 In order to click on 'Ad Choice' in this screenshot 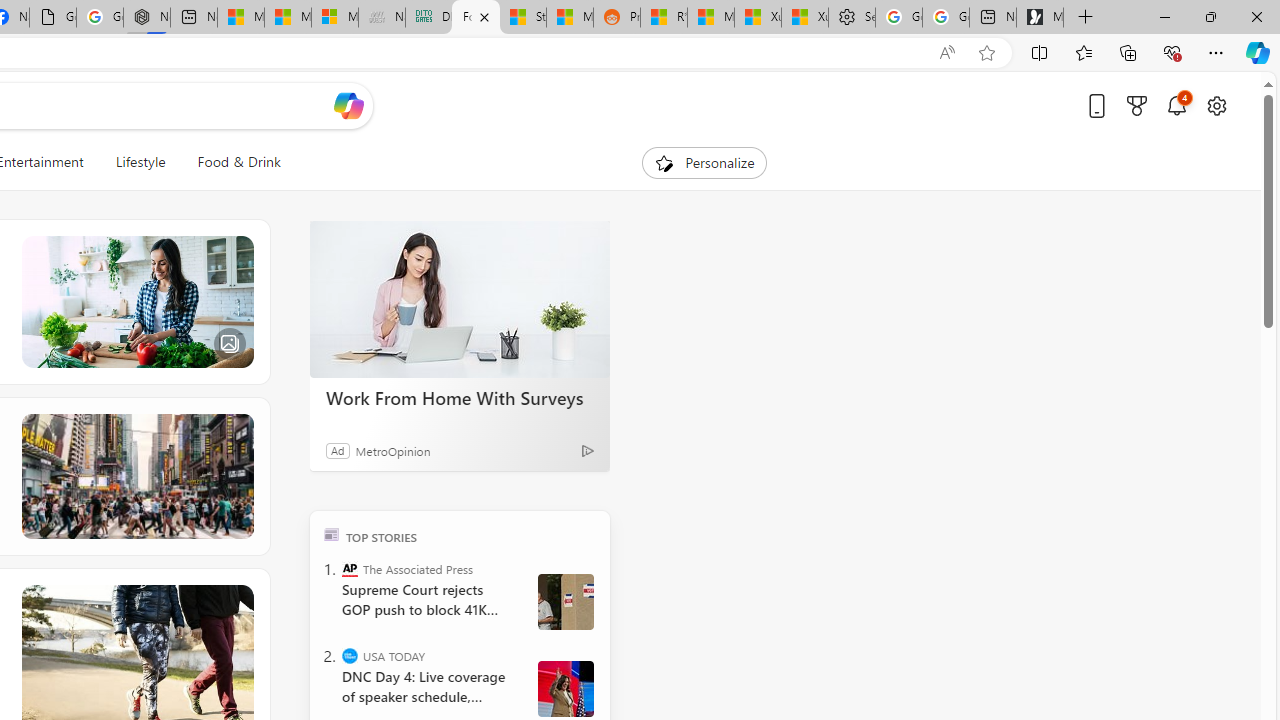, I will do `click(587, 450)`.